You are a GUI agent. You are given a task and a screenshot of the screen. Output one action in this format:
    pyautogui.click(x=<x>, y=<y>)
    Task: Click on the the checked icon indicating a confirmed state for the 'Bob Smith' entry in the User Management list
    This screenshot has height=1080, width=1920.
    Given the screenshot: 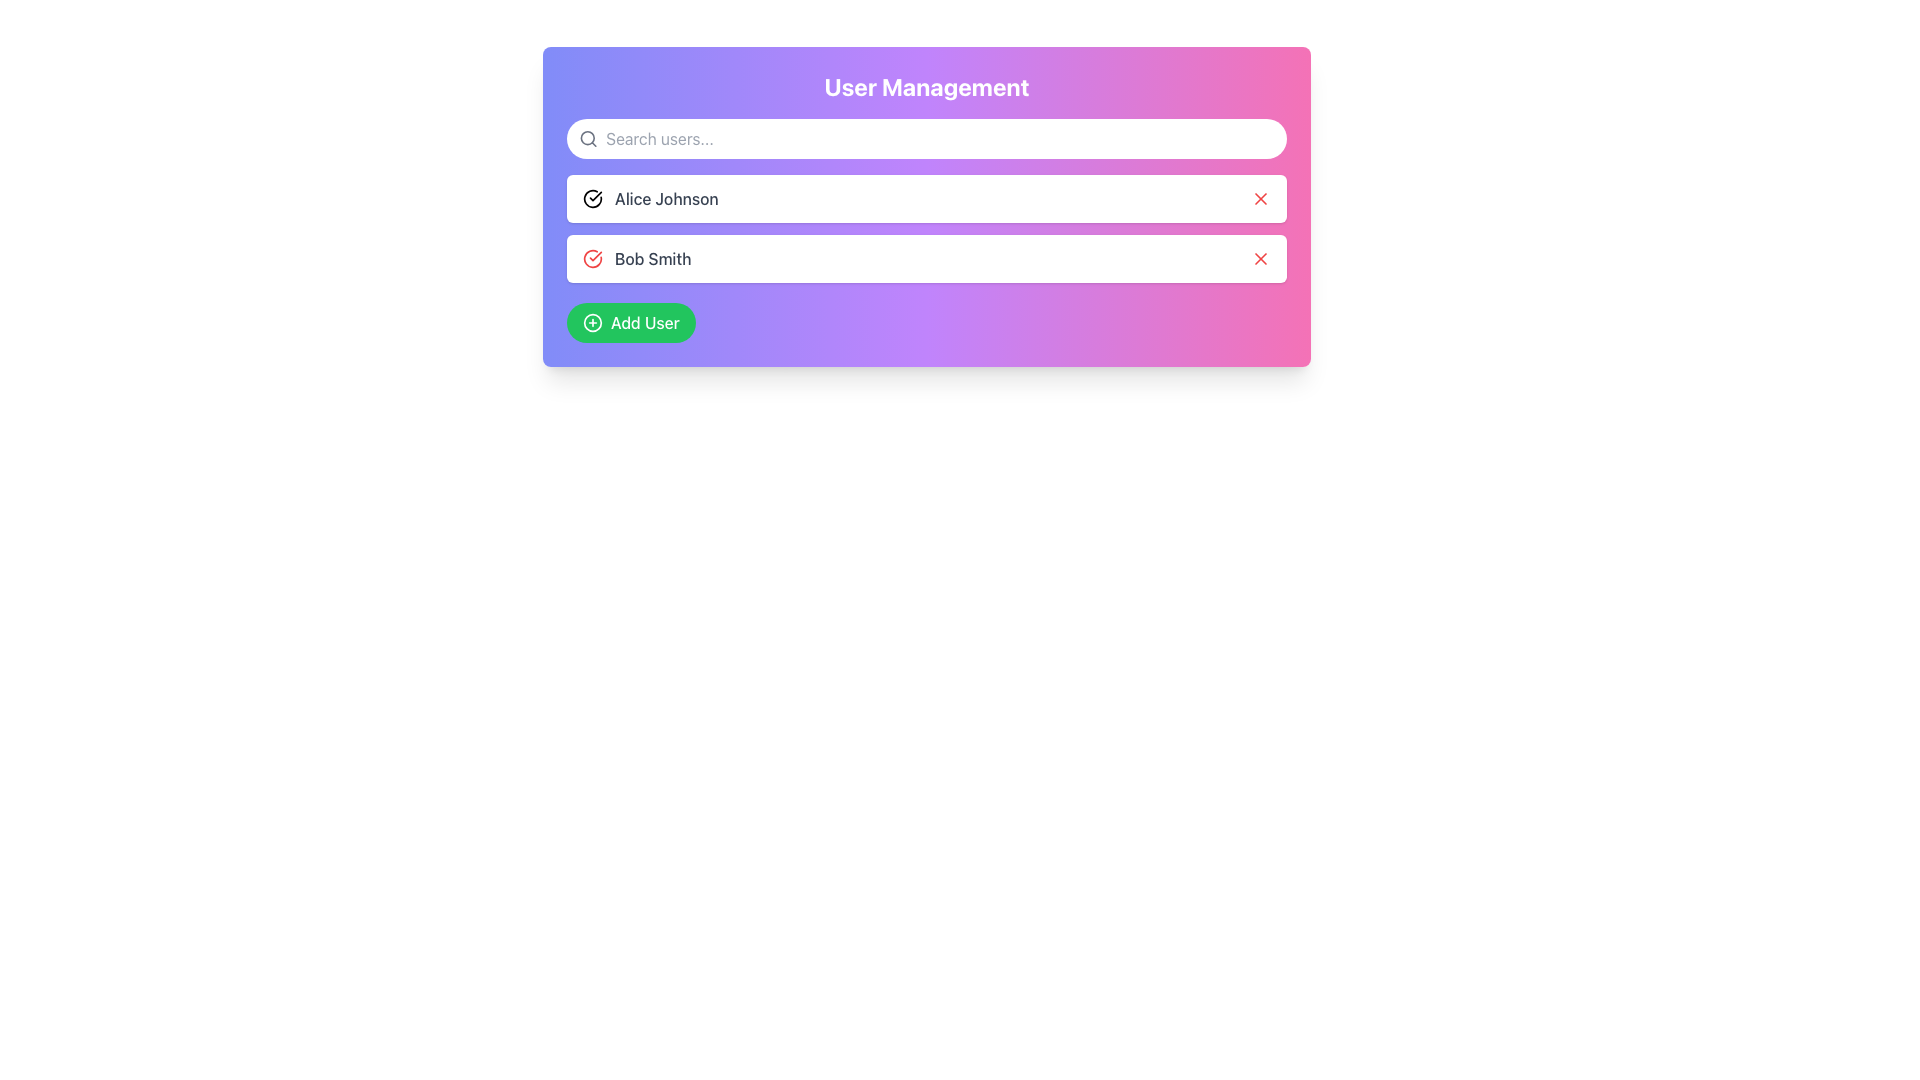 What is the action you would take?
    pyautogui.click(x=592, y=257)
    